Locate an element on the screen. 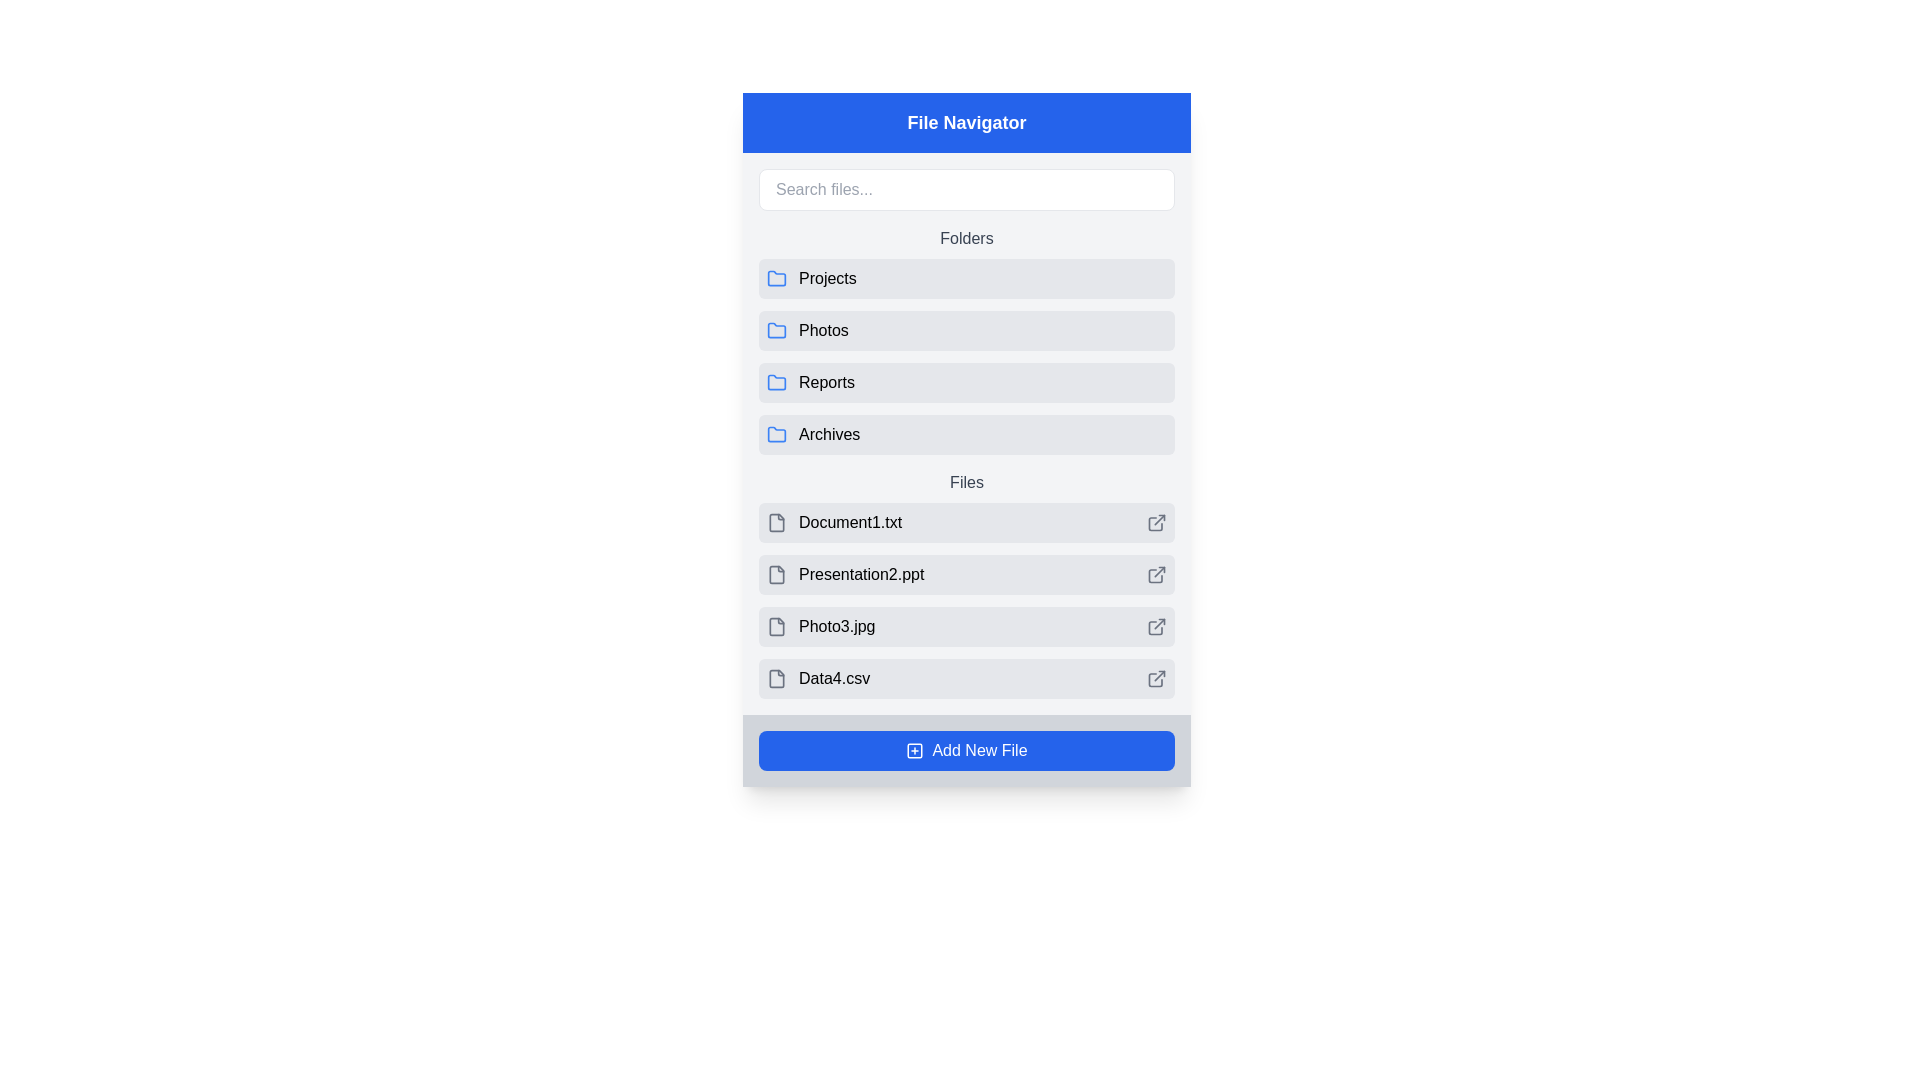  the first file entry is located at coordinates (966, 522).